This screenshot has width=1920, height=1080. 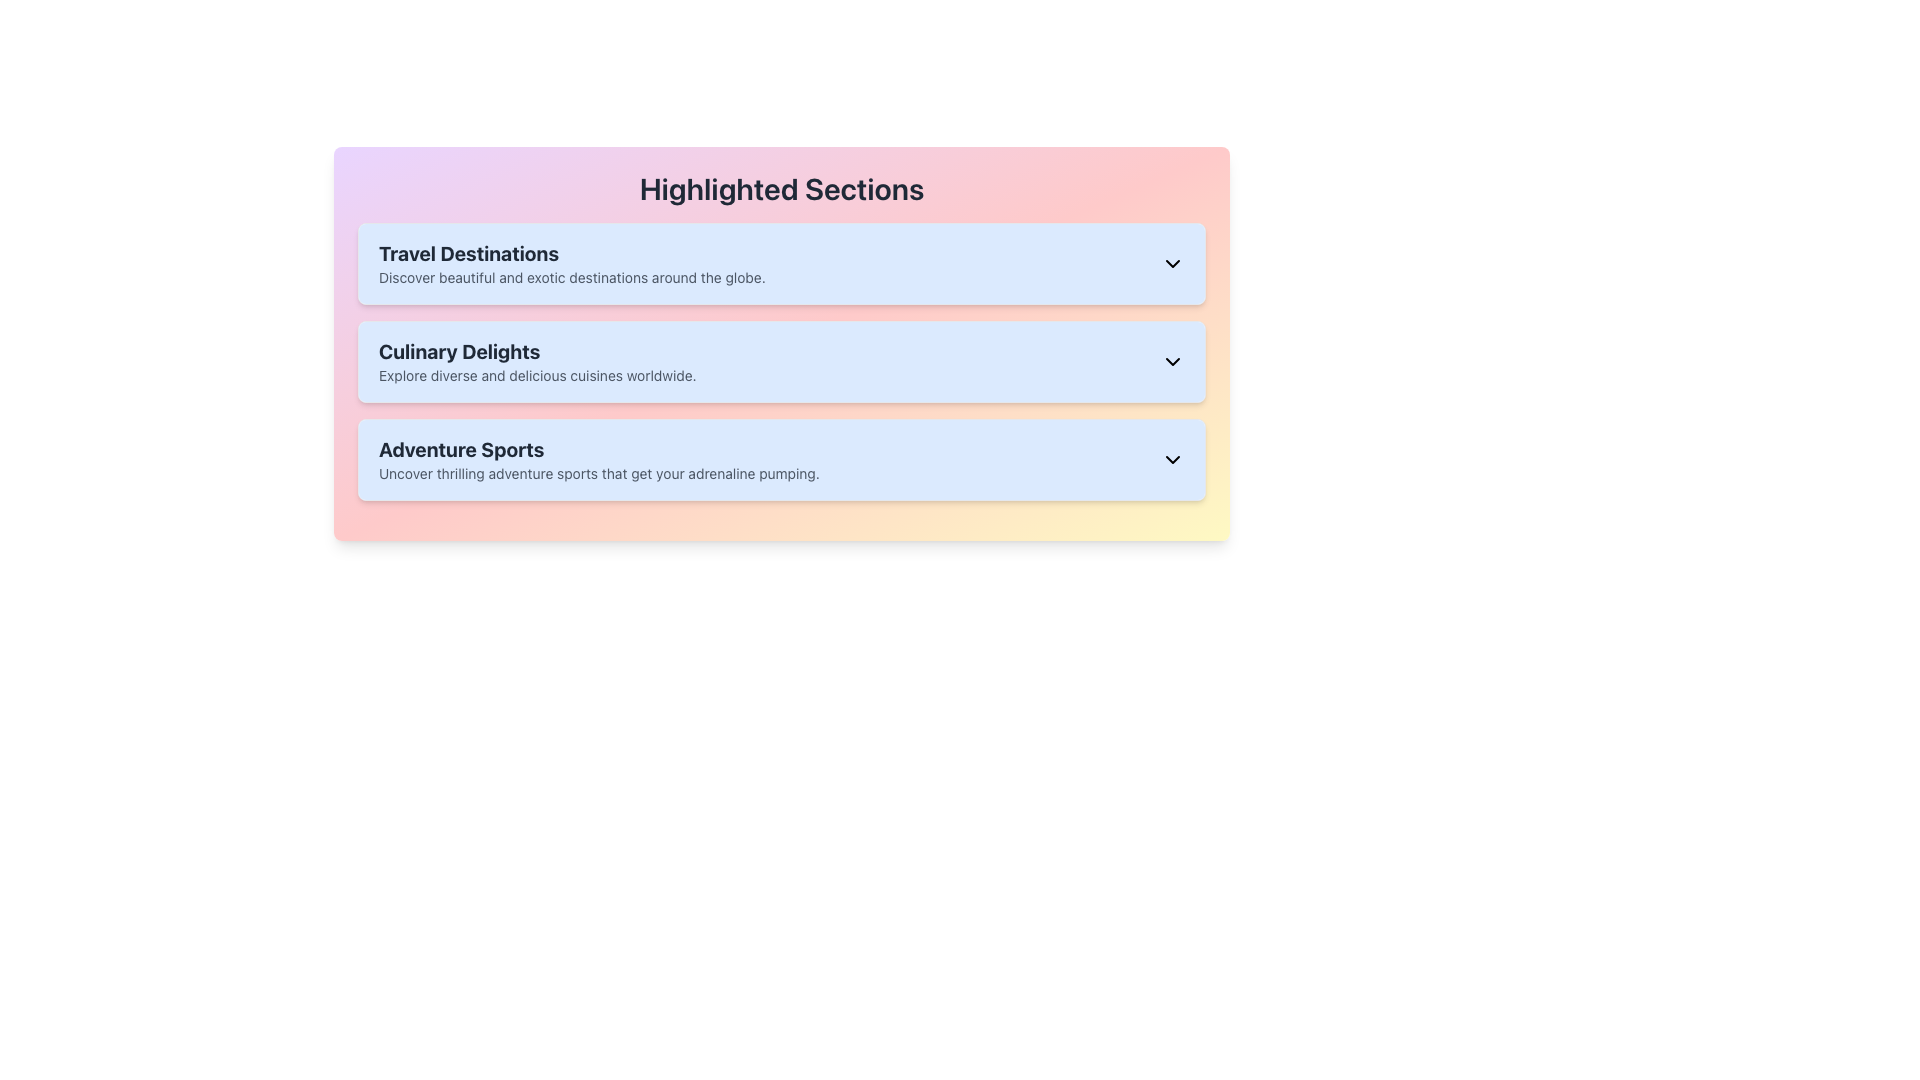 What do you see at coordinates (537, 362) in the screenshot?
I see `the 'Culinary Delights' section title and subtitle, which is the second item in the list of 'Highlighted Sections'` at bounding box center [537, 362].